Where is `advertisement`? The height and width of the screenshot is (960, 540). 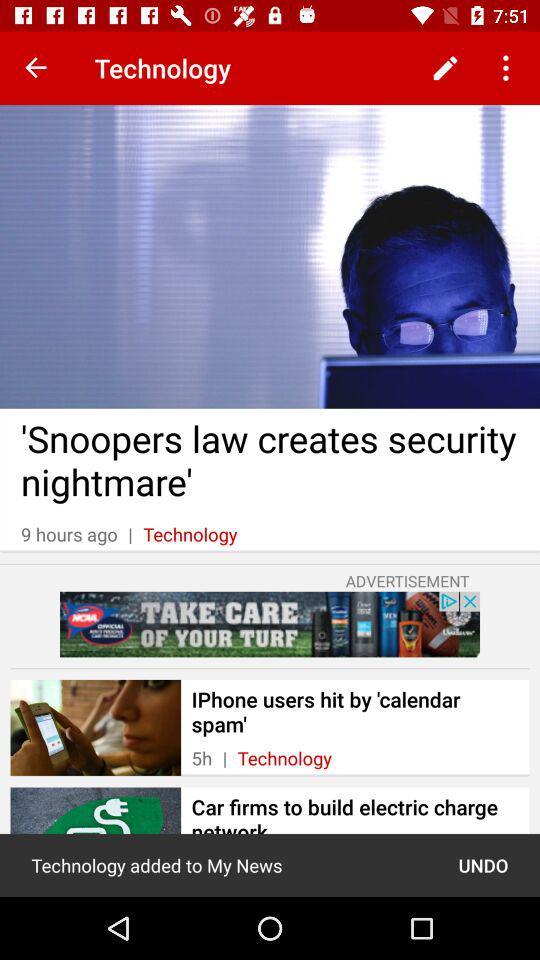
advertisement is located at coordinates (270, 623).